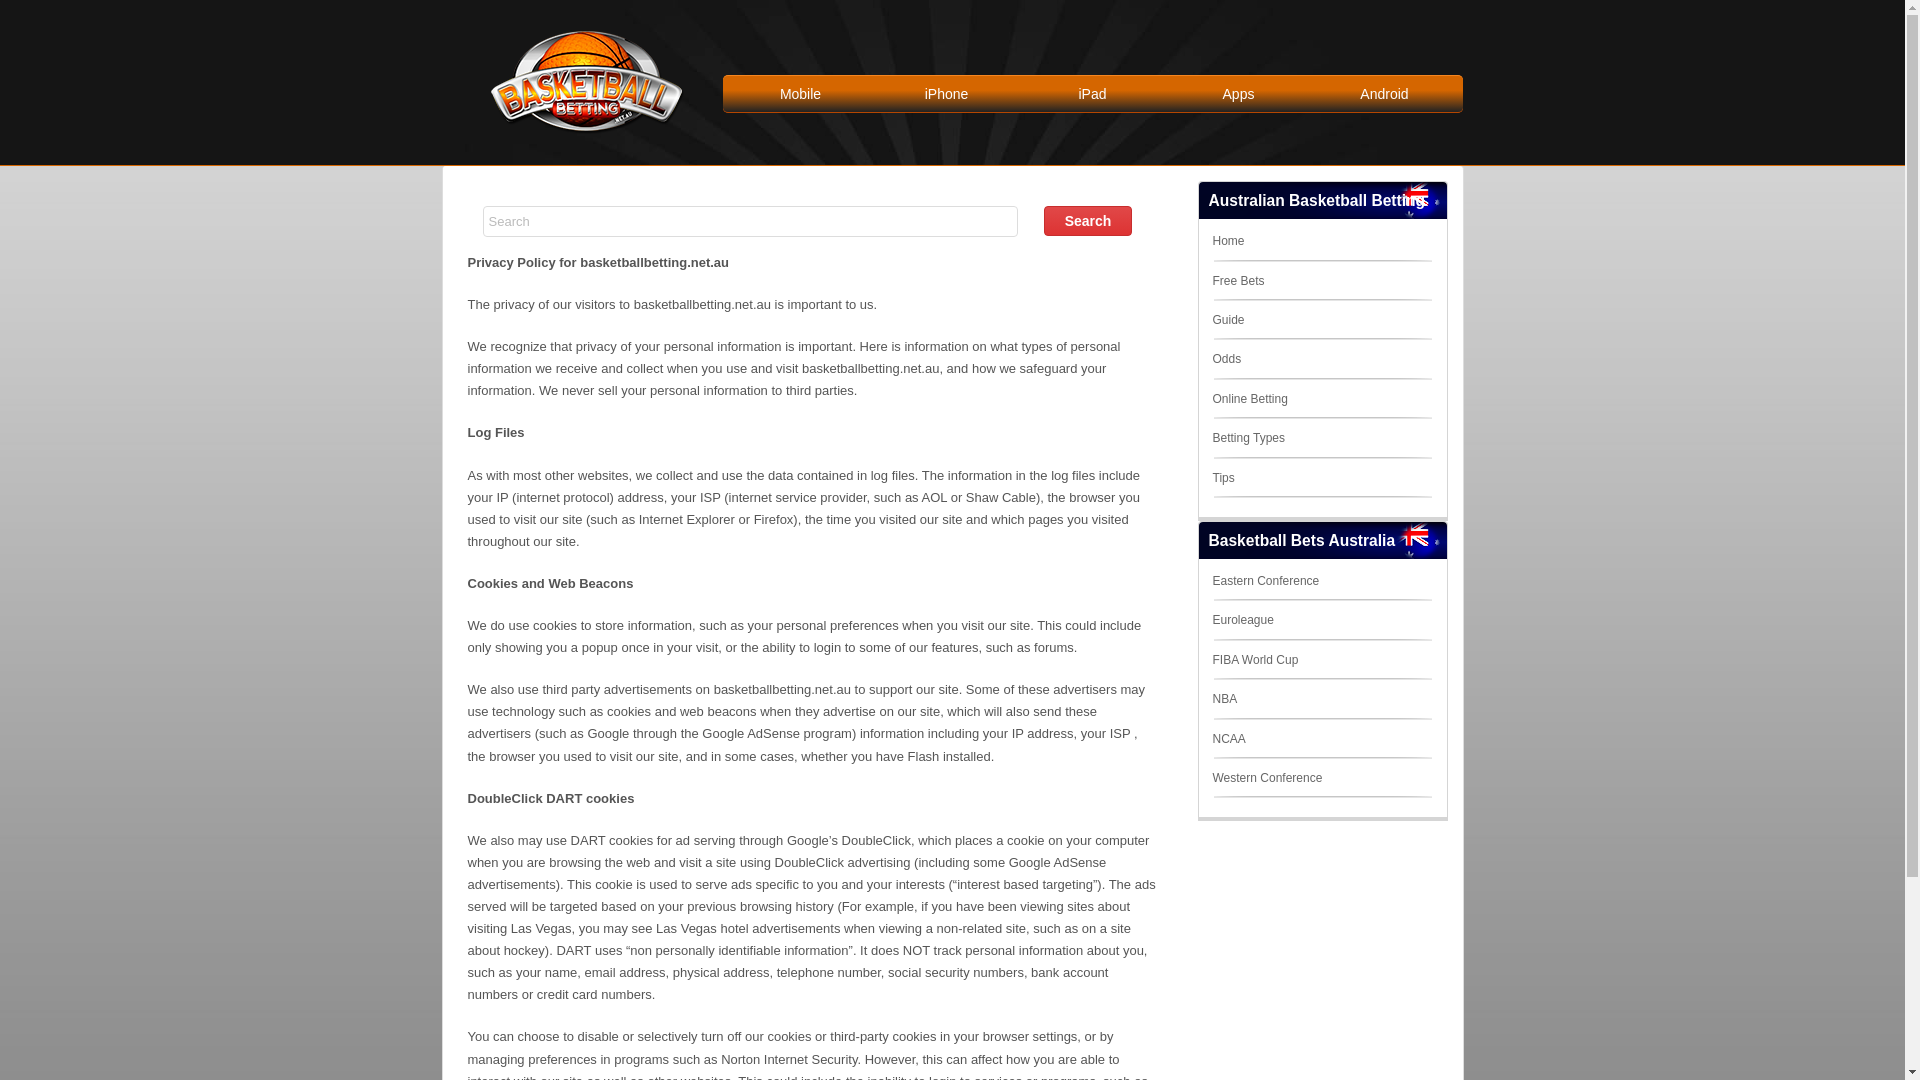 Image resolution: width=1920 pixels, height=1080 pixels. Describe the element at coordinates (1210, 437) in the screenshot. I see `'Betting Types'` at that location.